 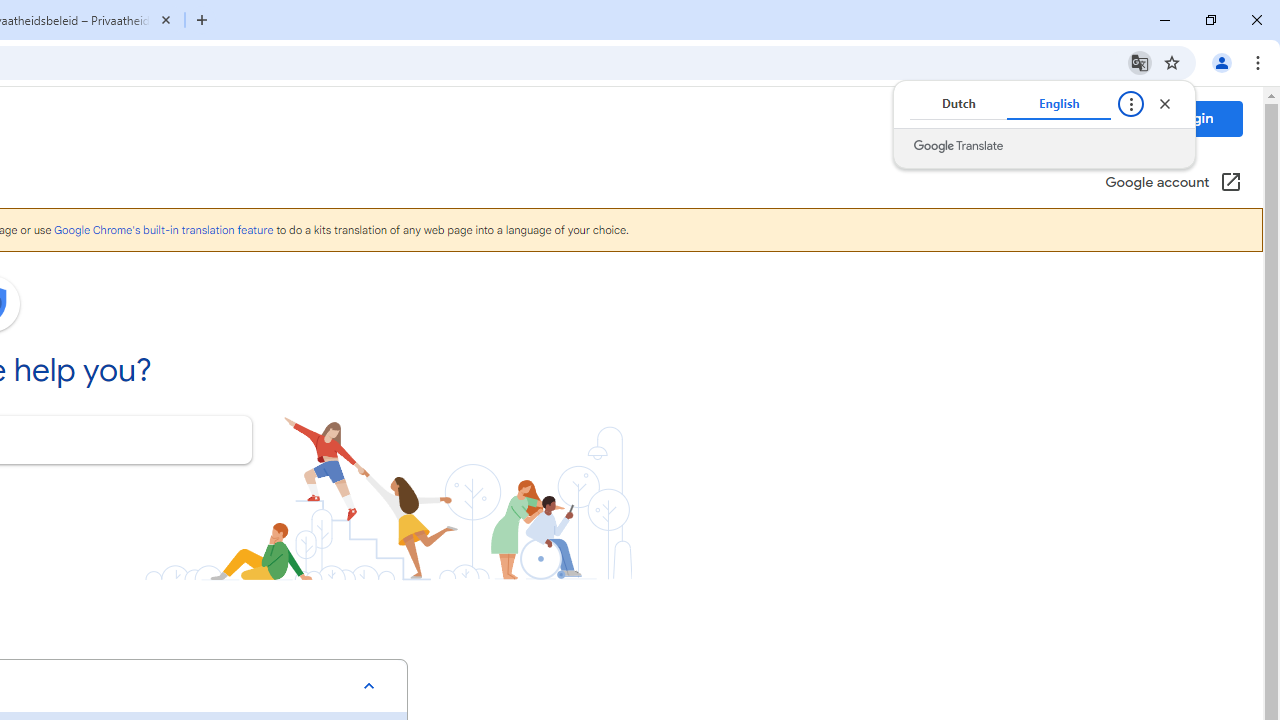 What do you see at coordinates (1058, 104) in the screenshot?
I see `'English'` at bounding box center [1058, 104].